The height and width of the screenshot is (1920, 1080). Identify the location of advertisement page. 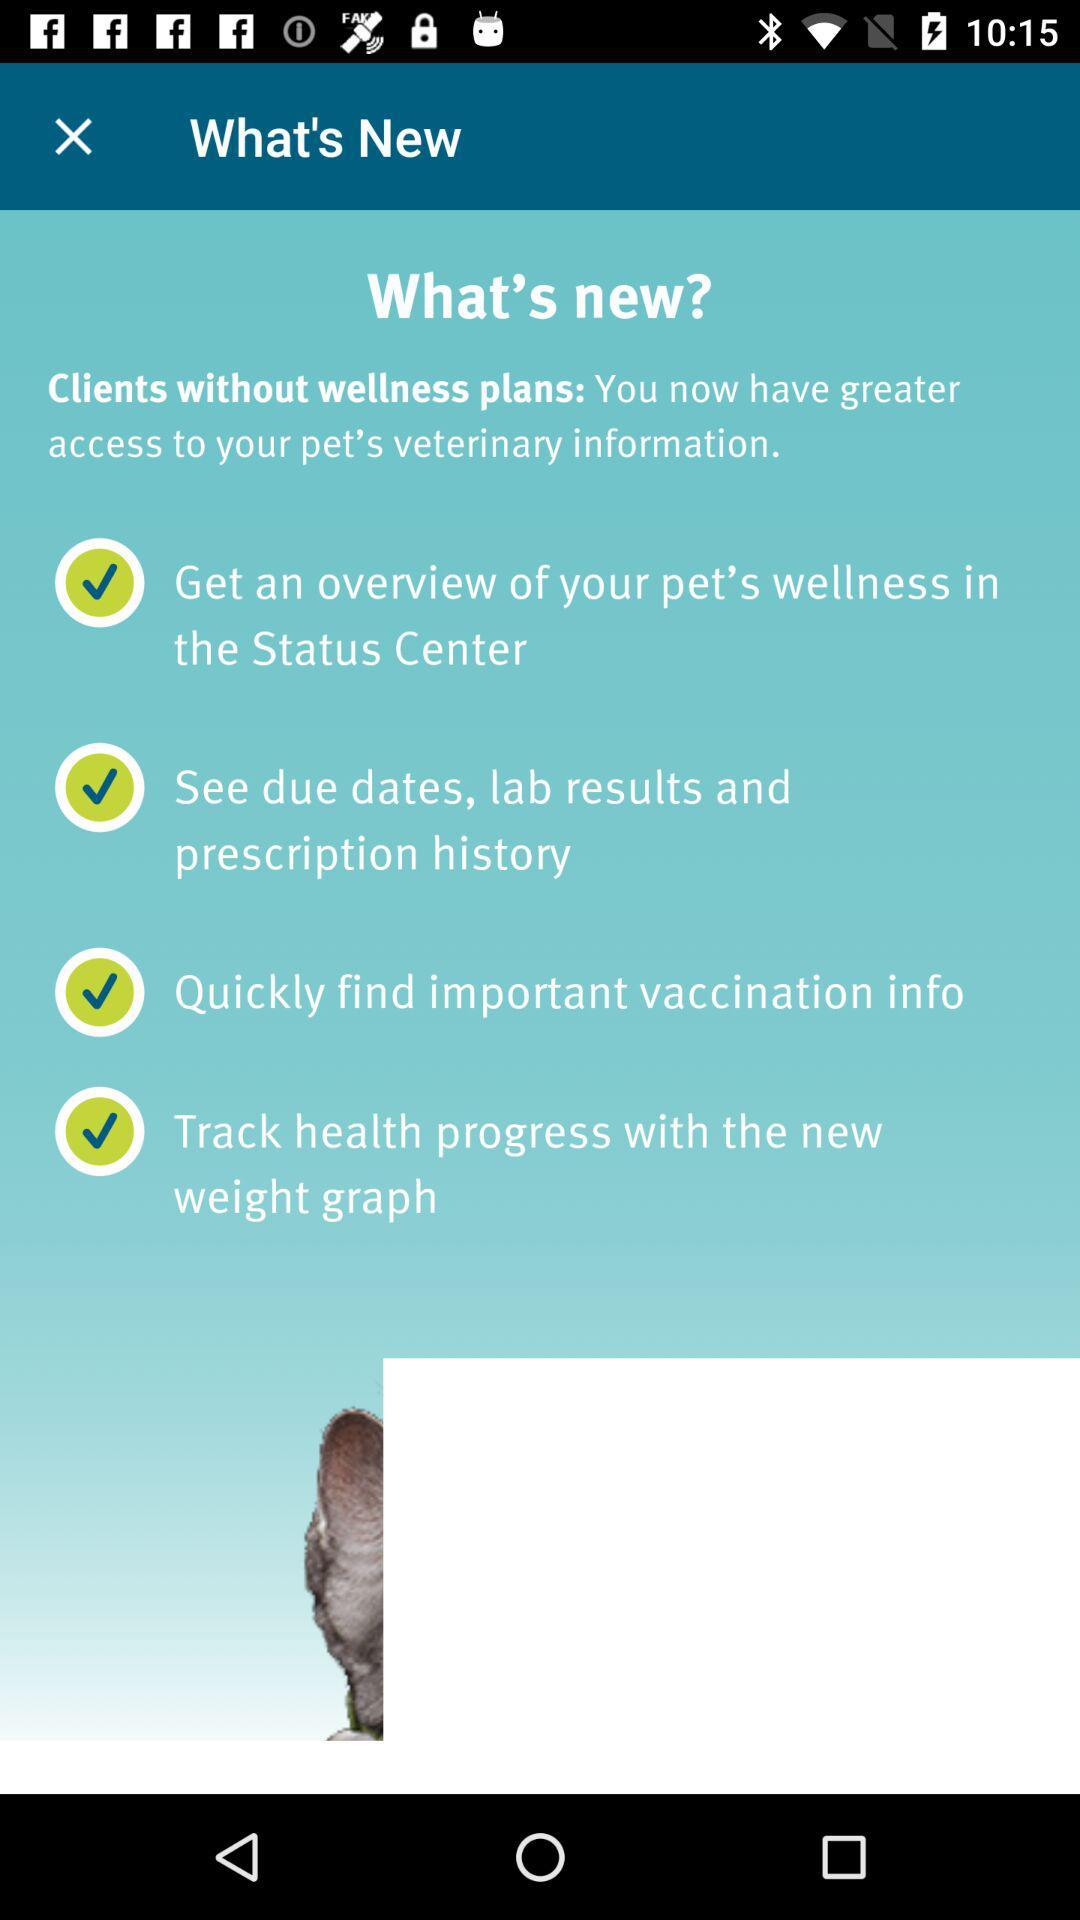
(540, 1002).